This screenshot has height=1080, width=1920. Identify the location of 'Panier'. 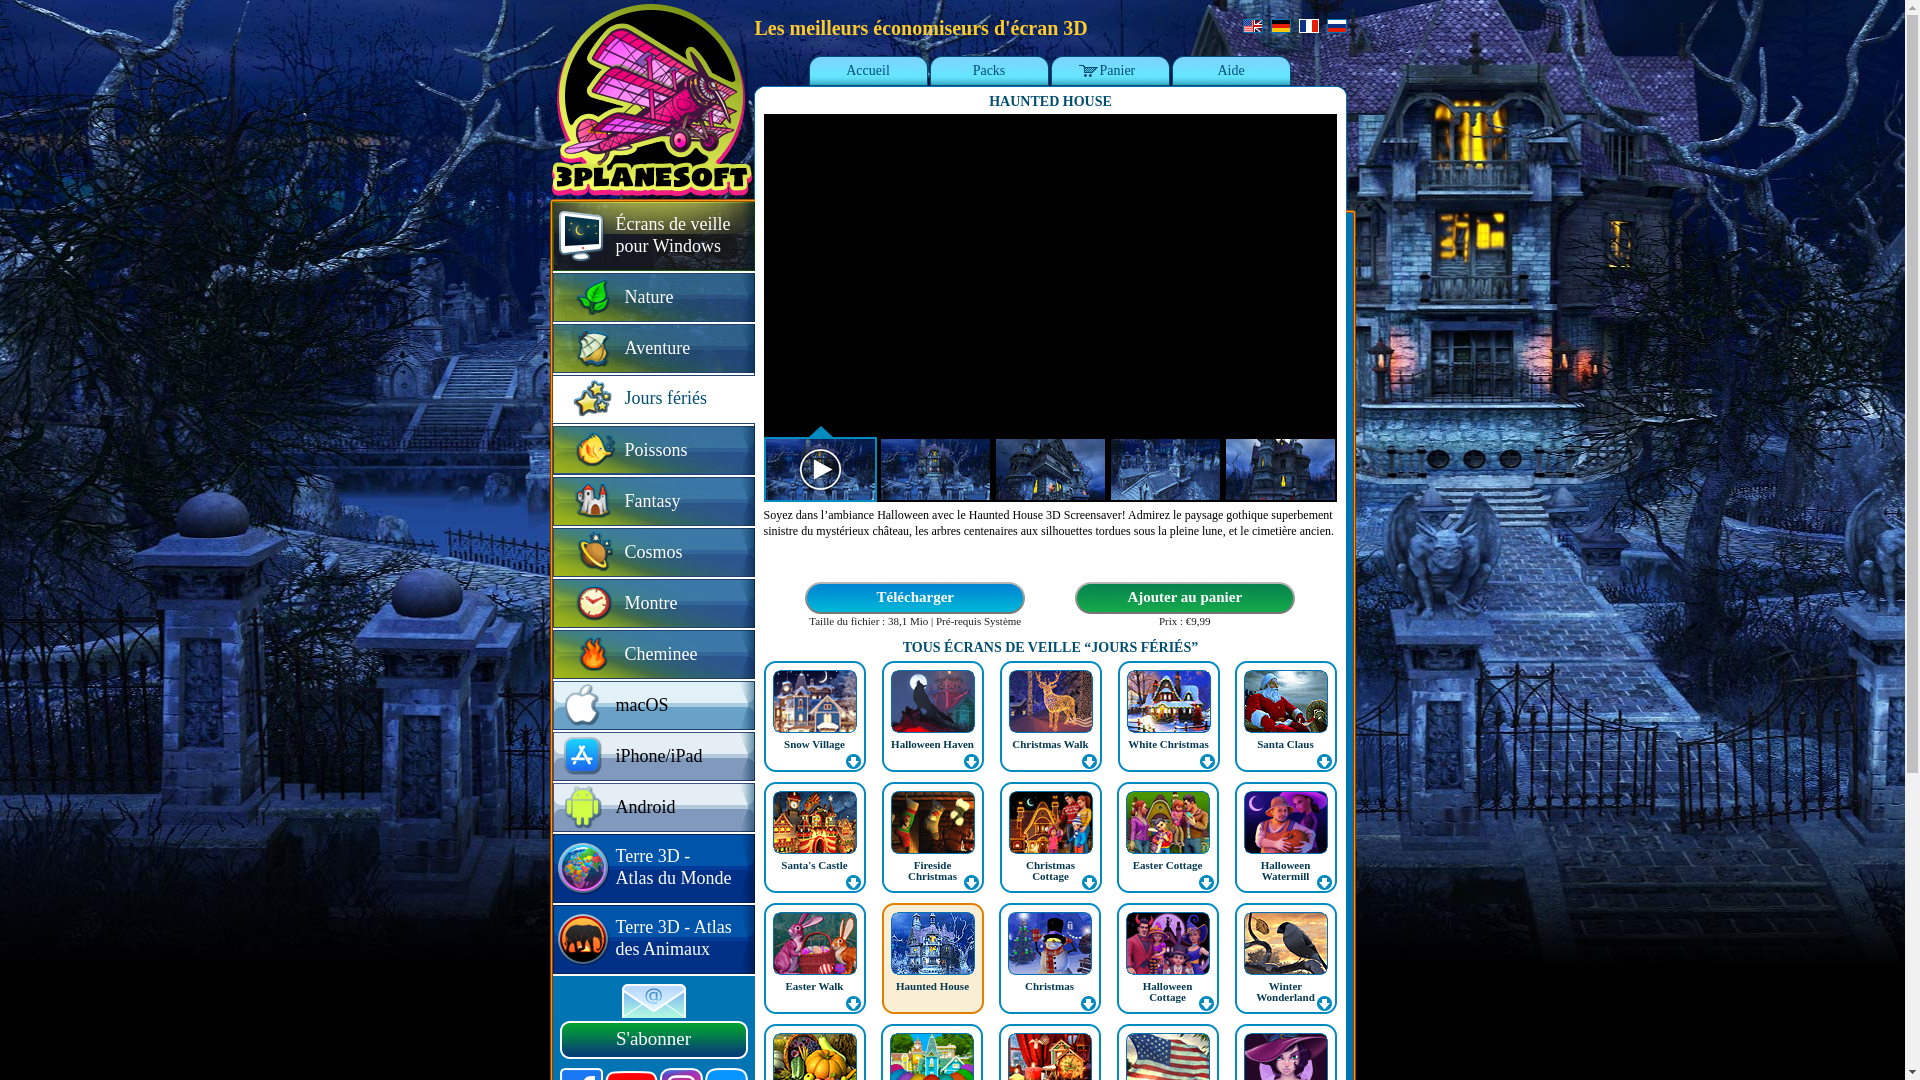
(1109, 71).